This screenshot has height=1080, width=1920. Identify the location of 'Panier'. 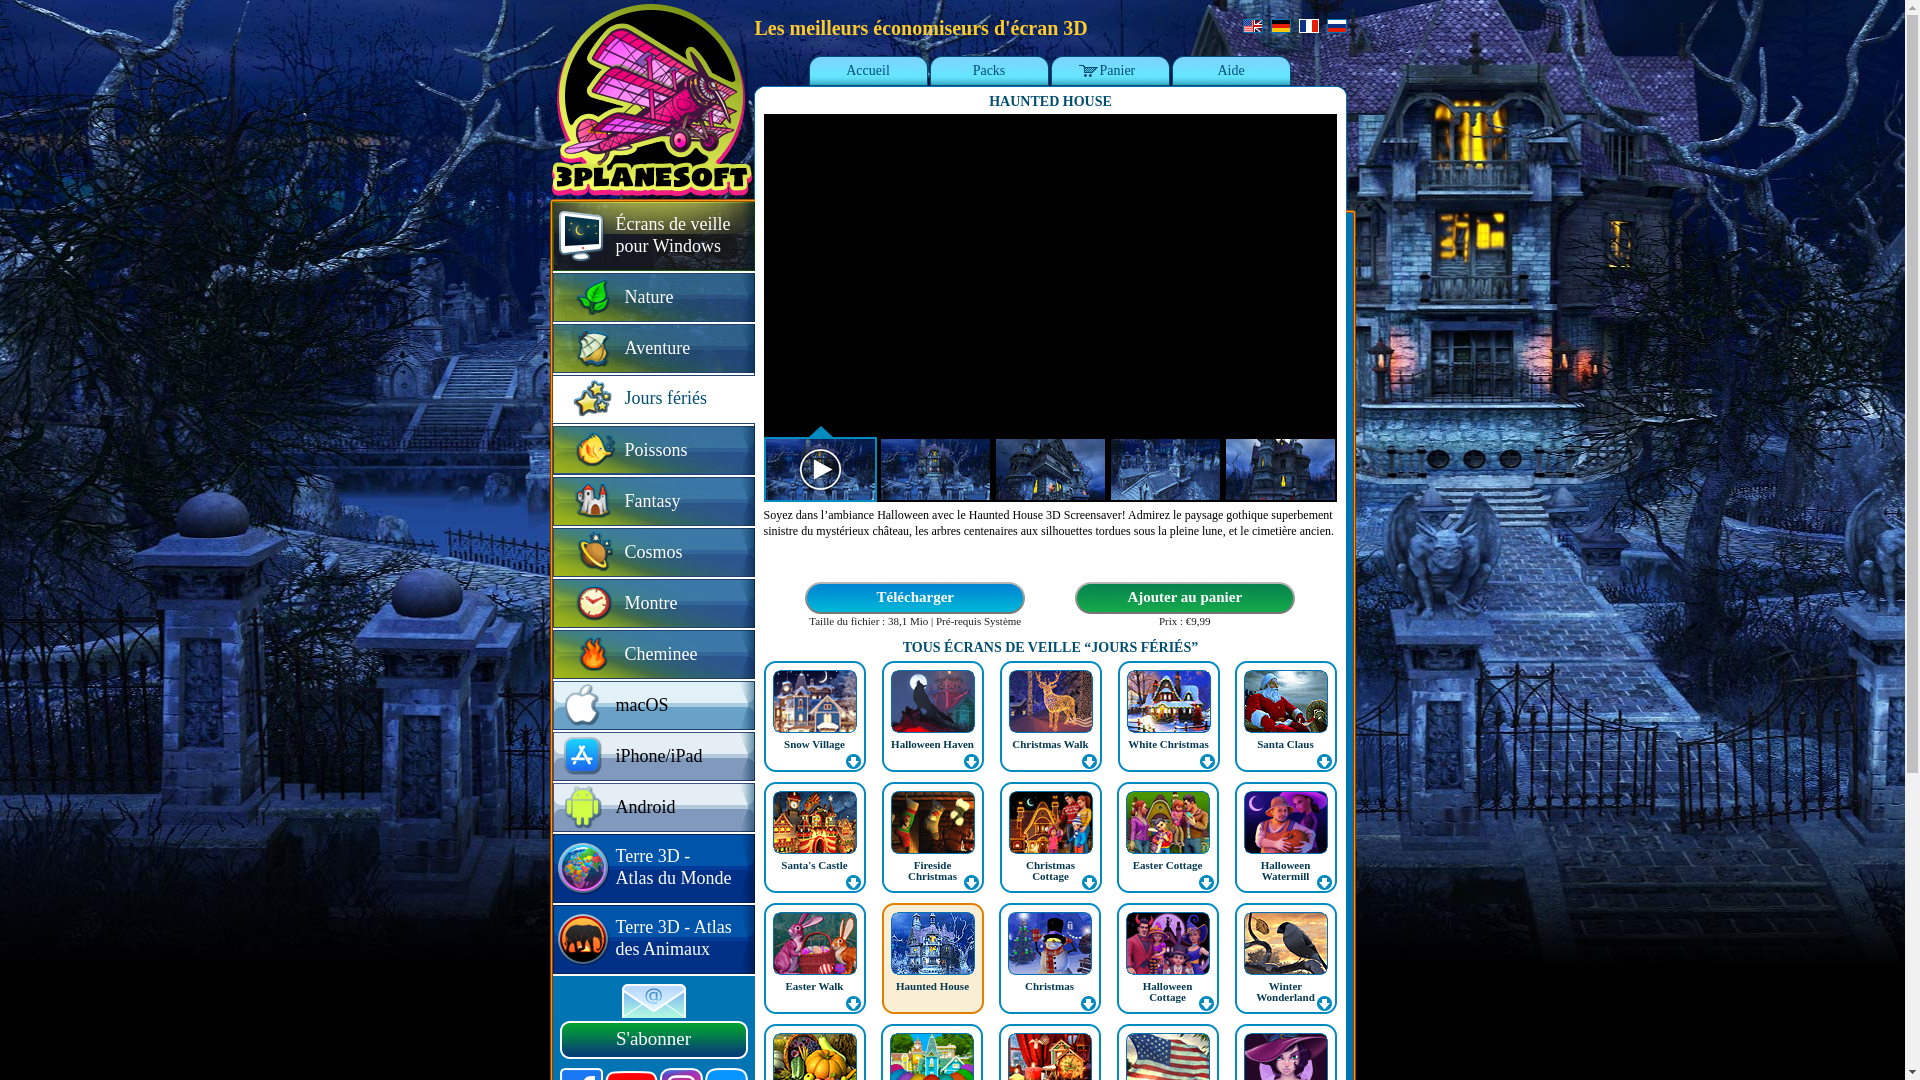
(1109, 71).